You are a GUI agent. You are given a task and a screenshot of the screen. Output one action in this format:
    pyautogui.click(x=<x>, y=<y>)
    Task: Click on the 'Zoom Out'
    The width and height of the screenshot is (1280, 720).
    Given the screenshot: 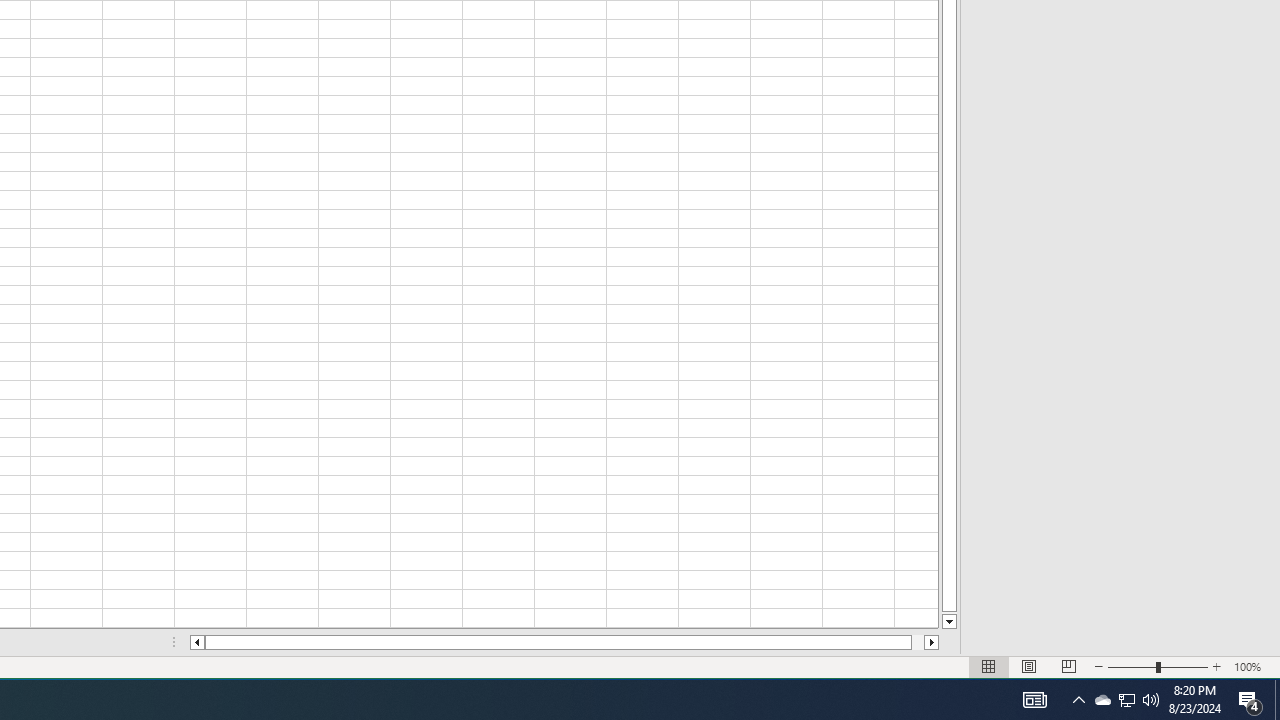 What is the action you would take?
    pyautogui.click(x=1132, y=667)
    